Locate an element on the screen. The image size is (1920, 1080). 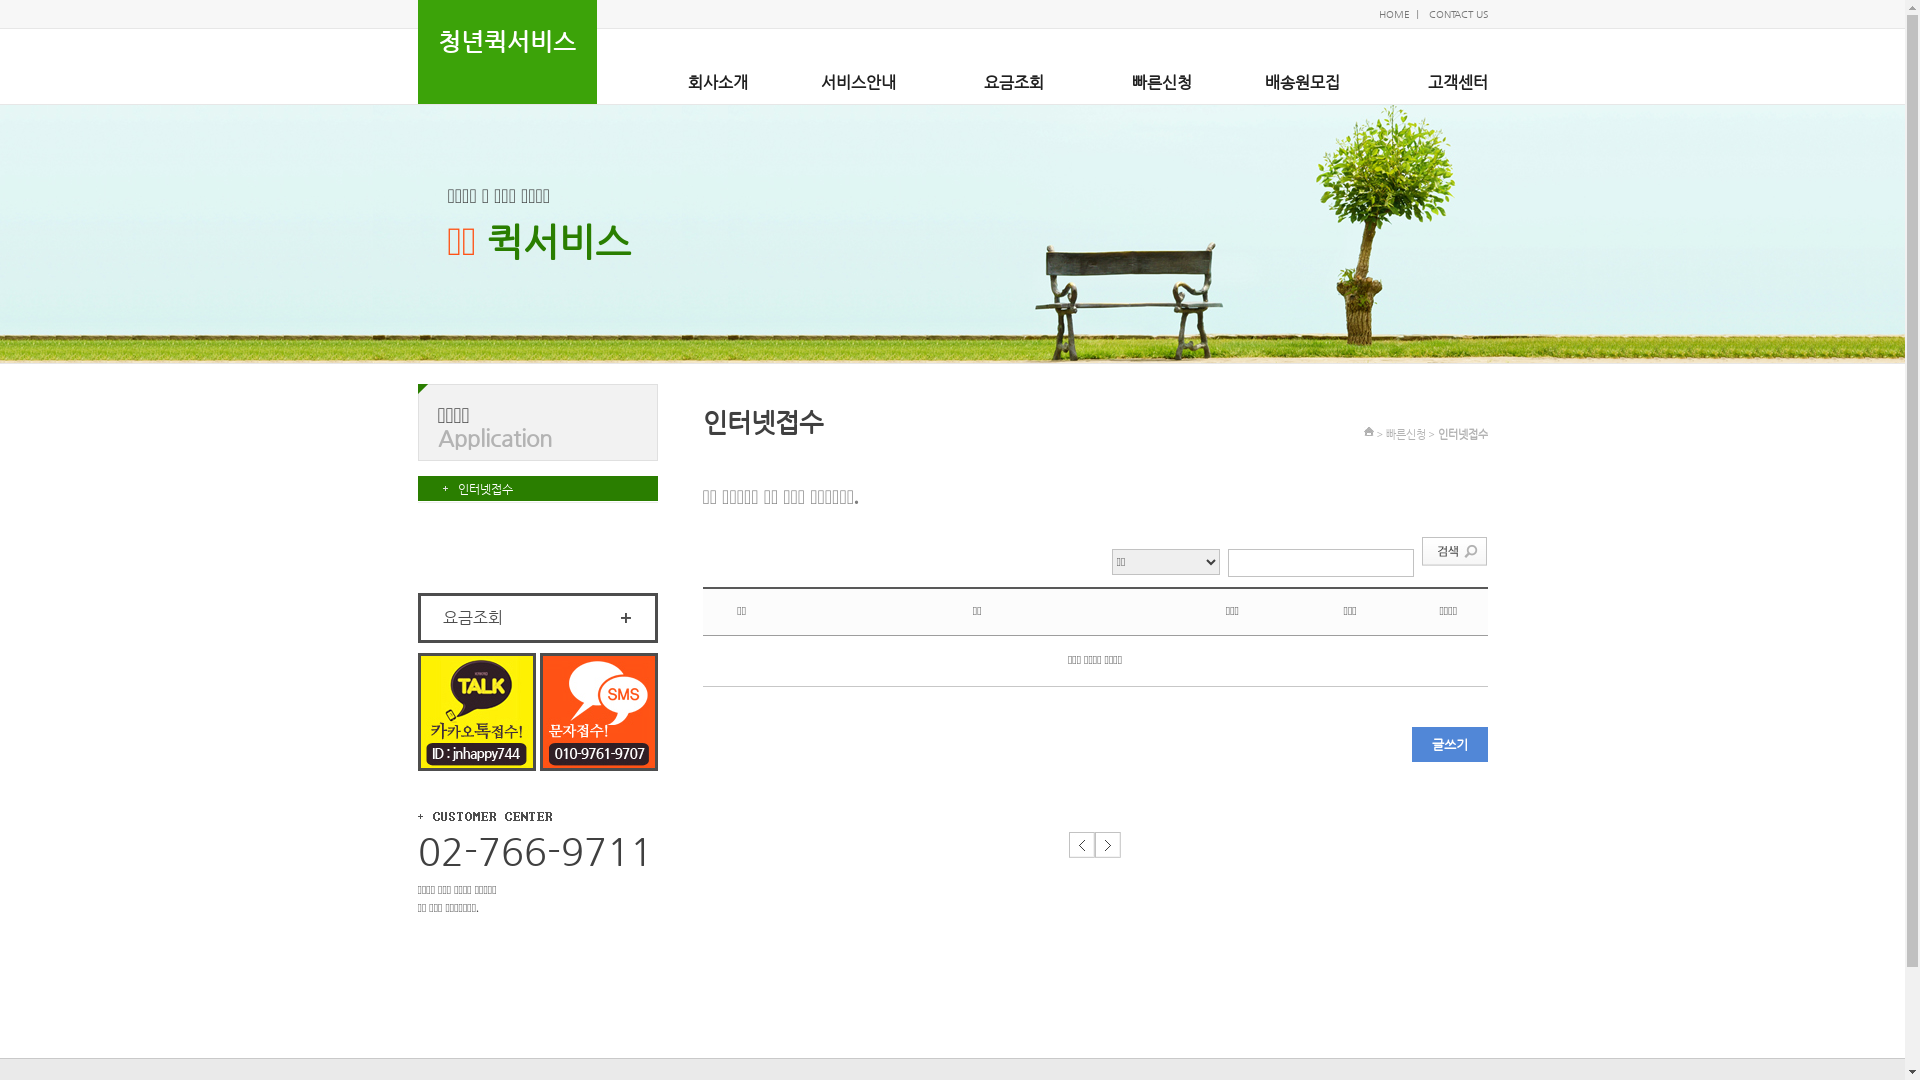
'CONTACT US' is located at coordinates (1457, 14).